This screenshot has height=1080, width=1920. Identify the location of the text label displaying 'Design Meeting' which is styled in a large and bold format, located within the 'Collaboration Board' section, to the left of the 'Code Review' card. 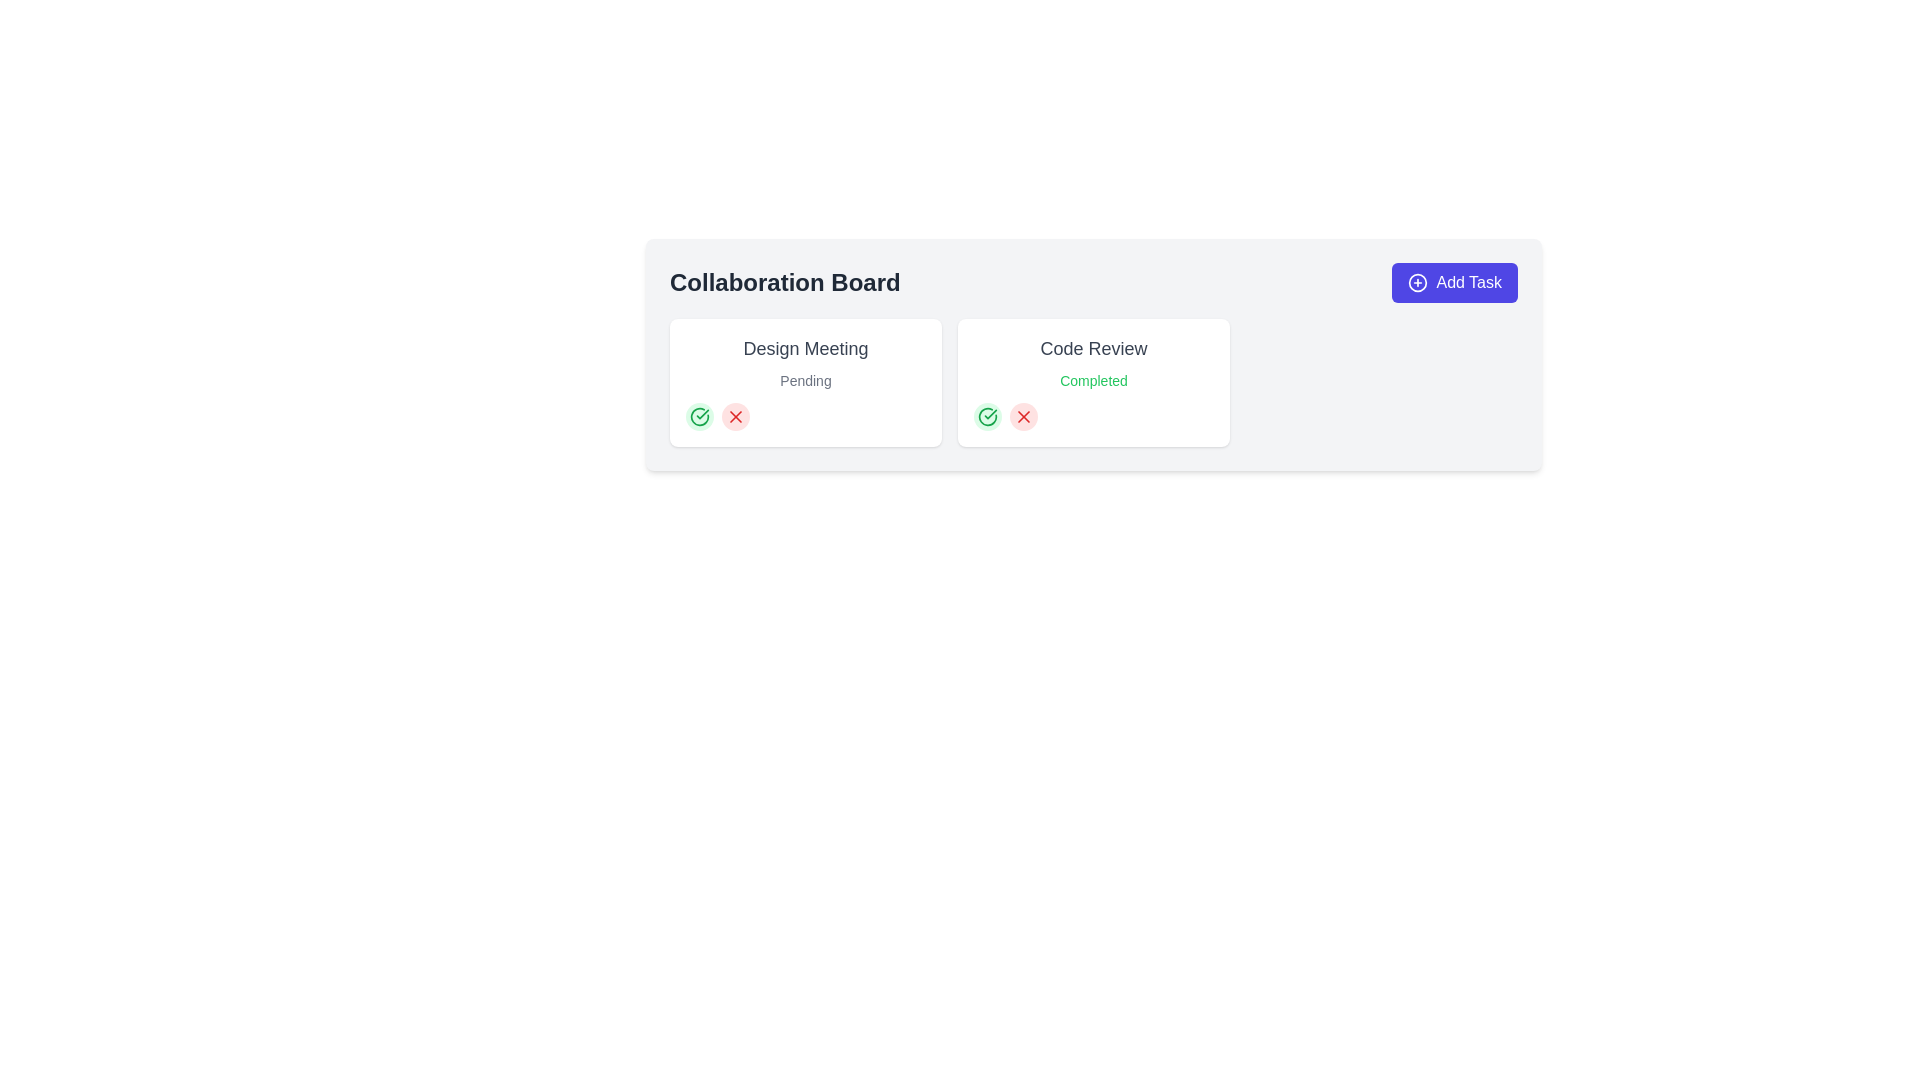
(806, 347).